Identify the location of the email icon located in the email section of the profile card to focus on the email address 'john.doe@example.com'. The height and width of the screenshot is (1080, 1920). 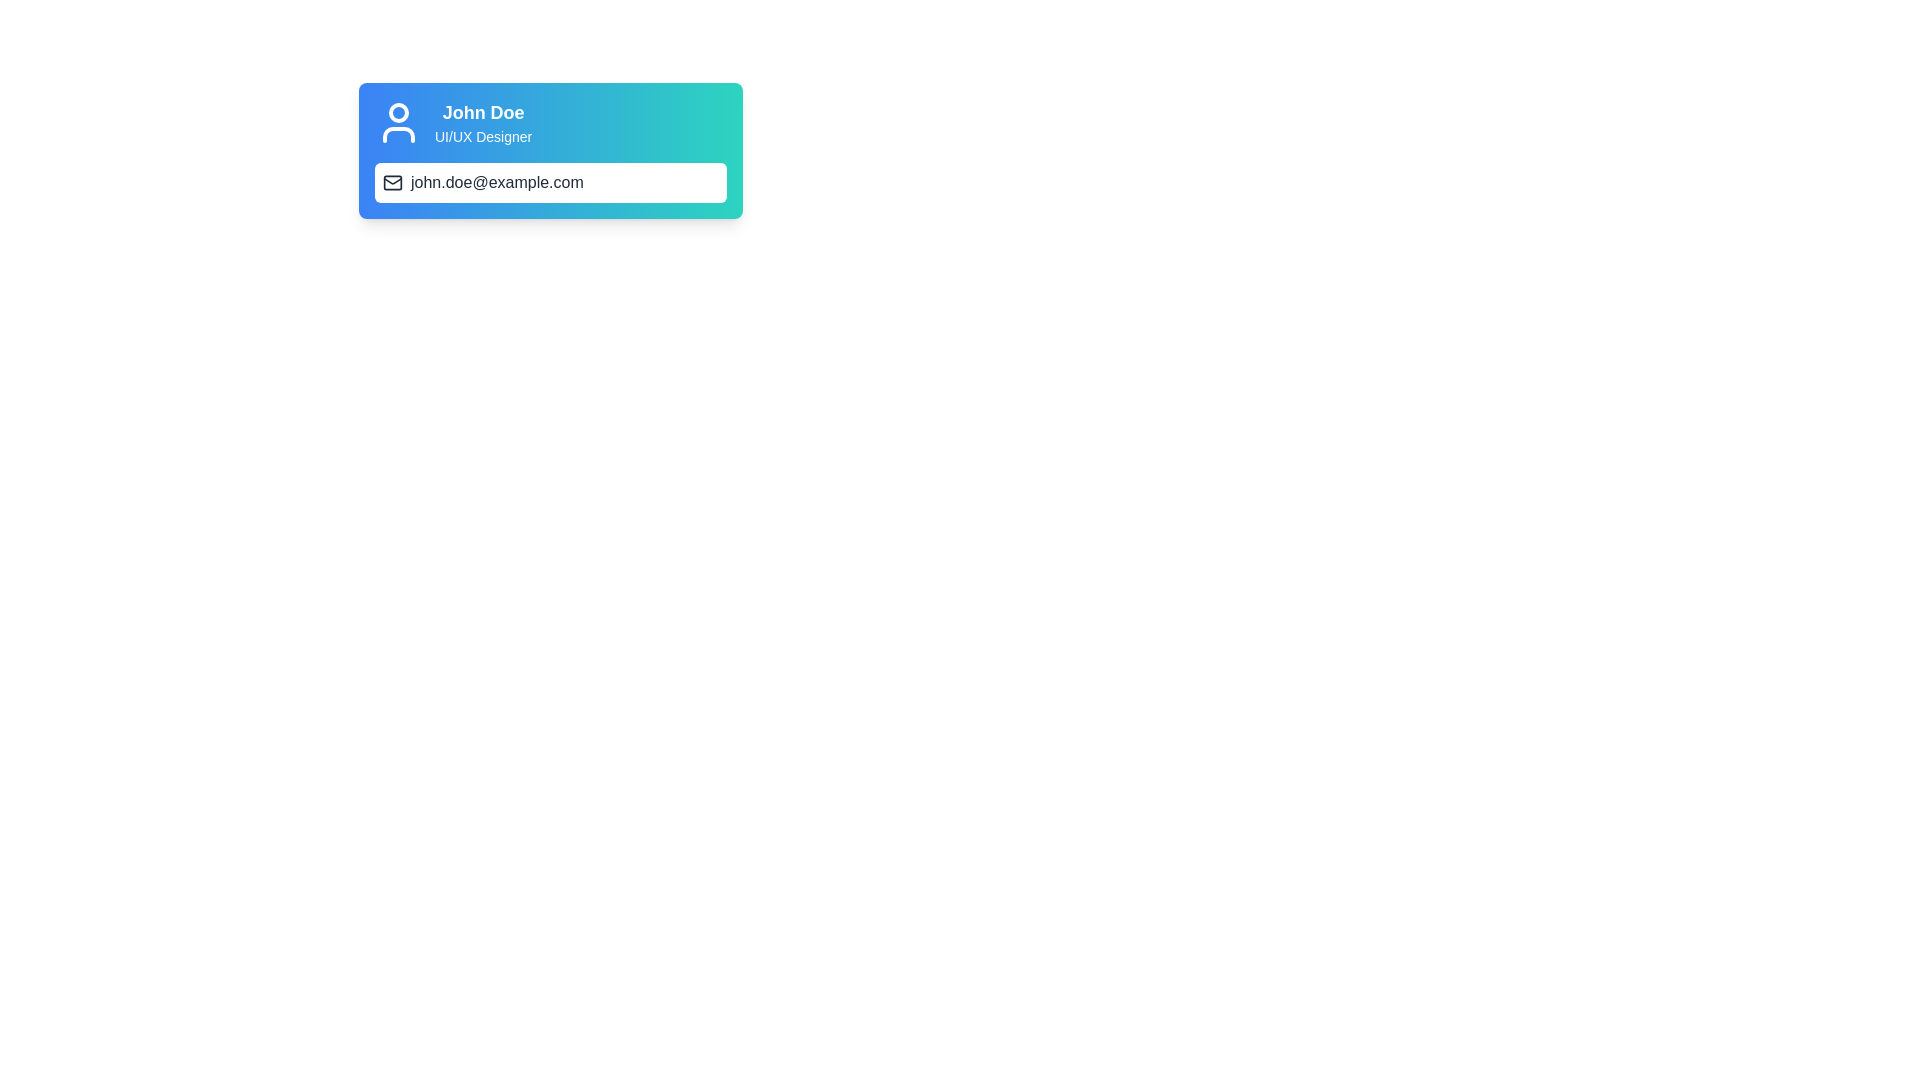
(393, 182).